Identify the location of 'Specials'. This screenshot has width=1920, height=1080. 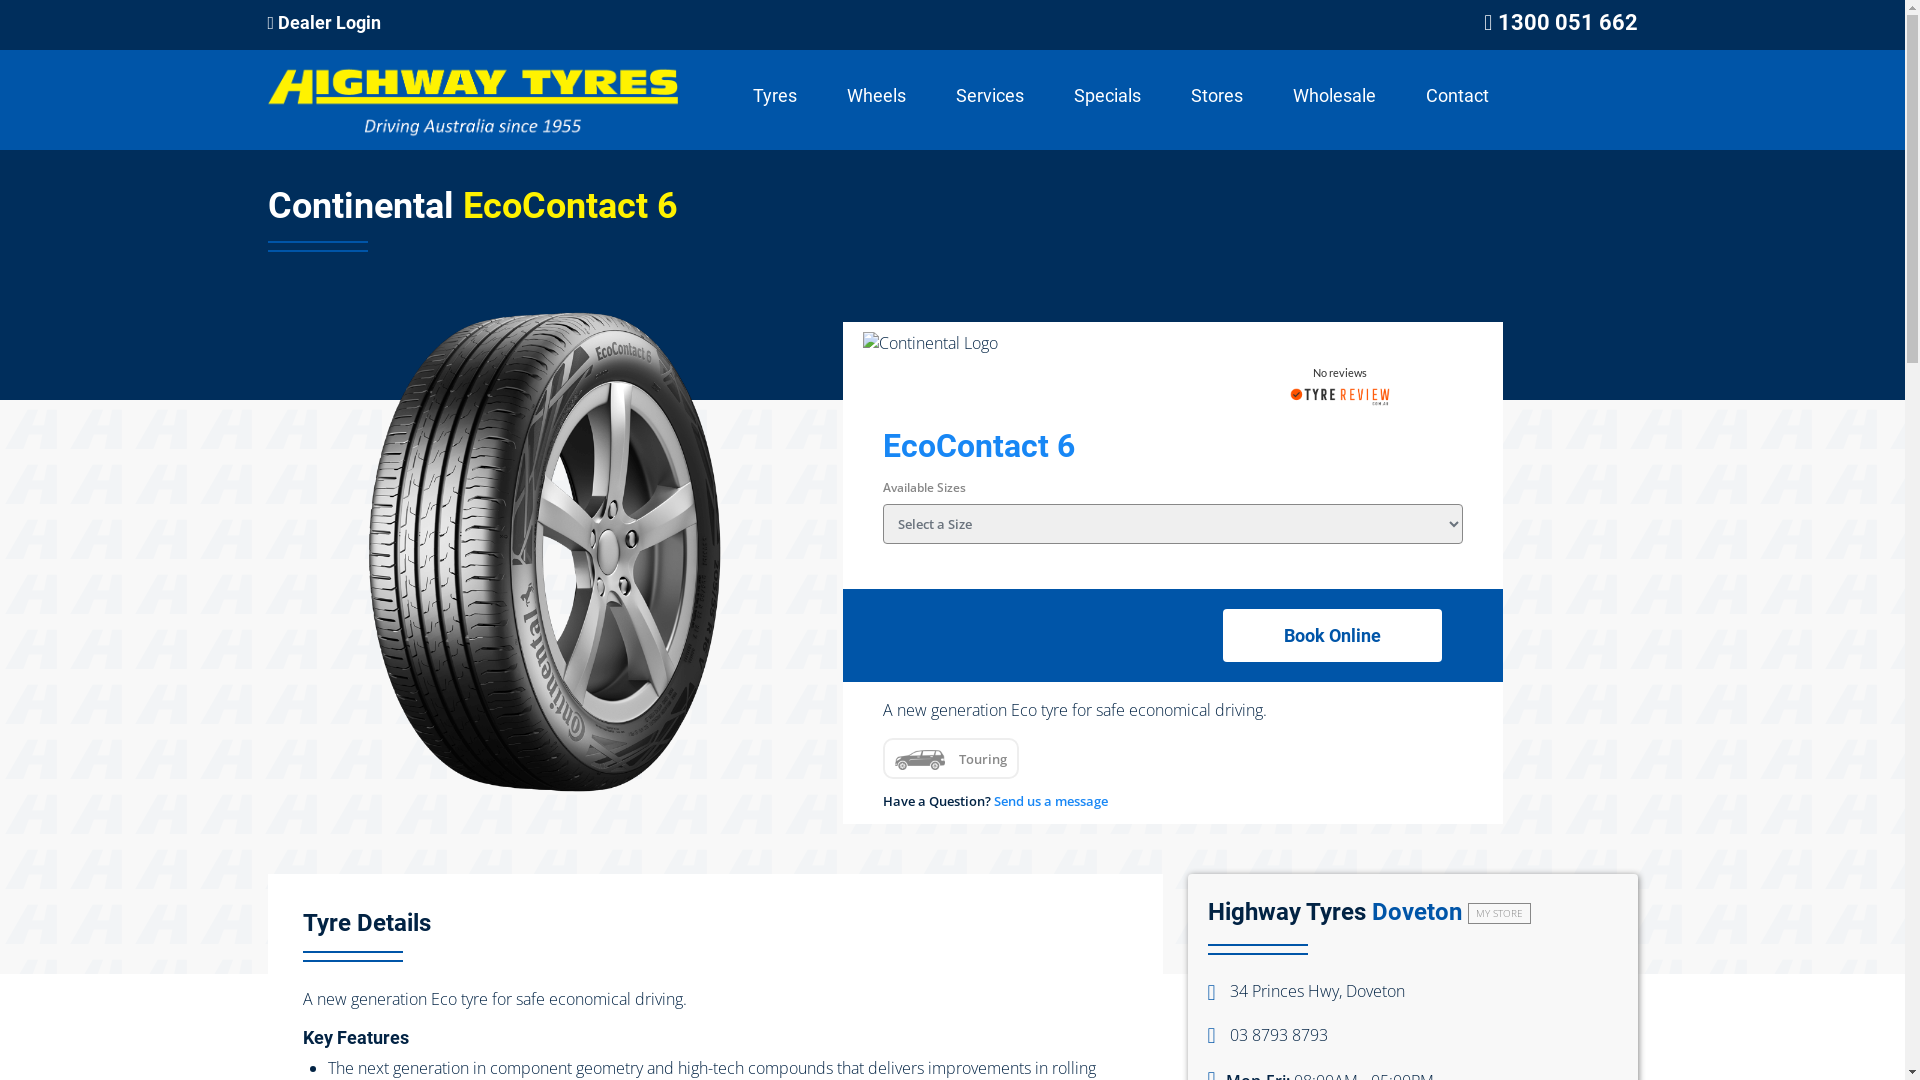
(1106, 95).